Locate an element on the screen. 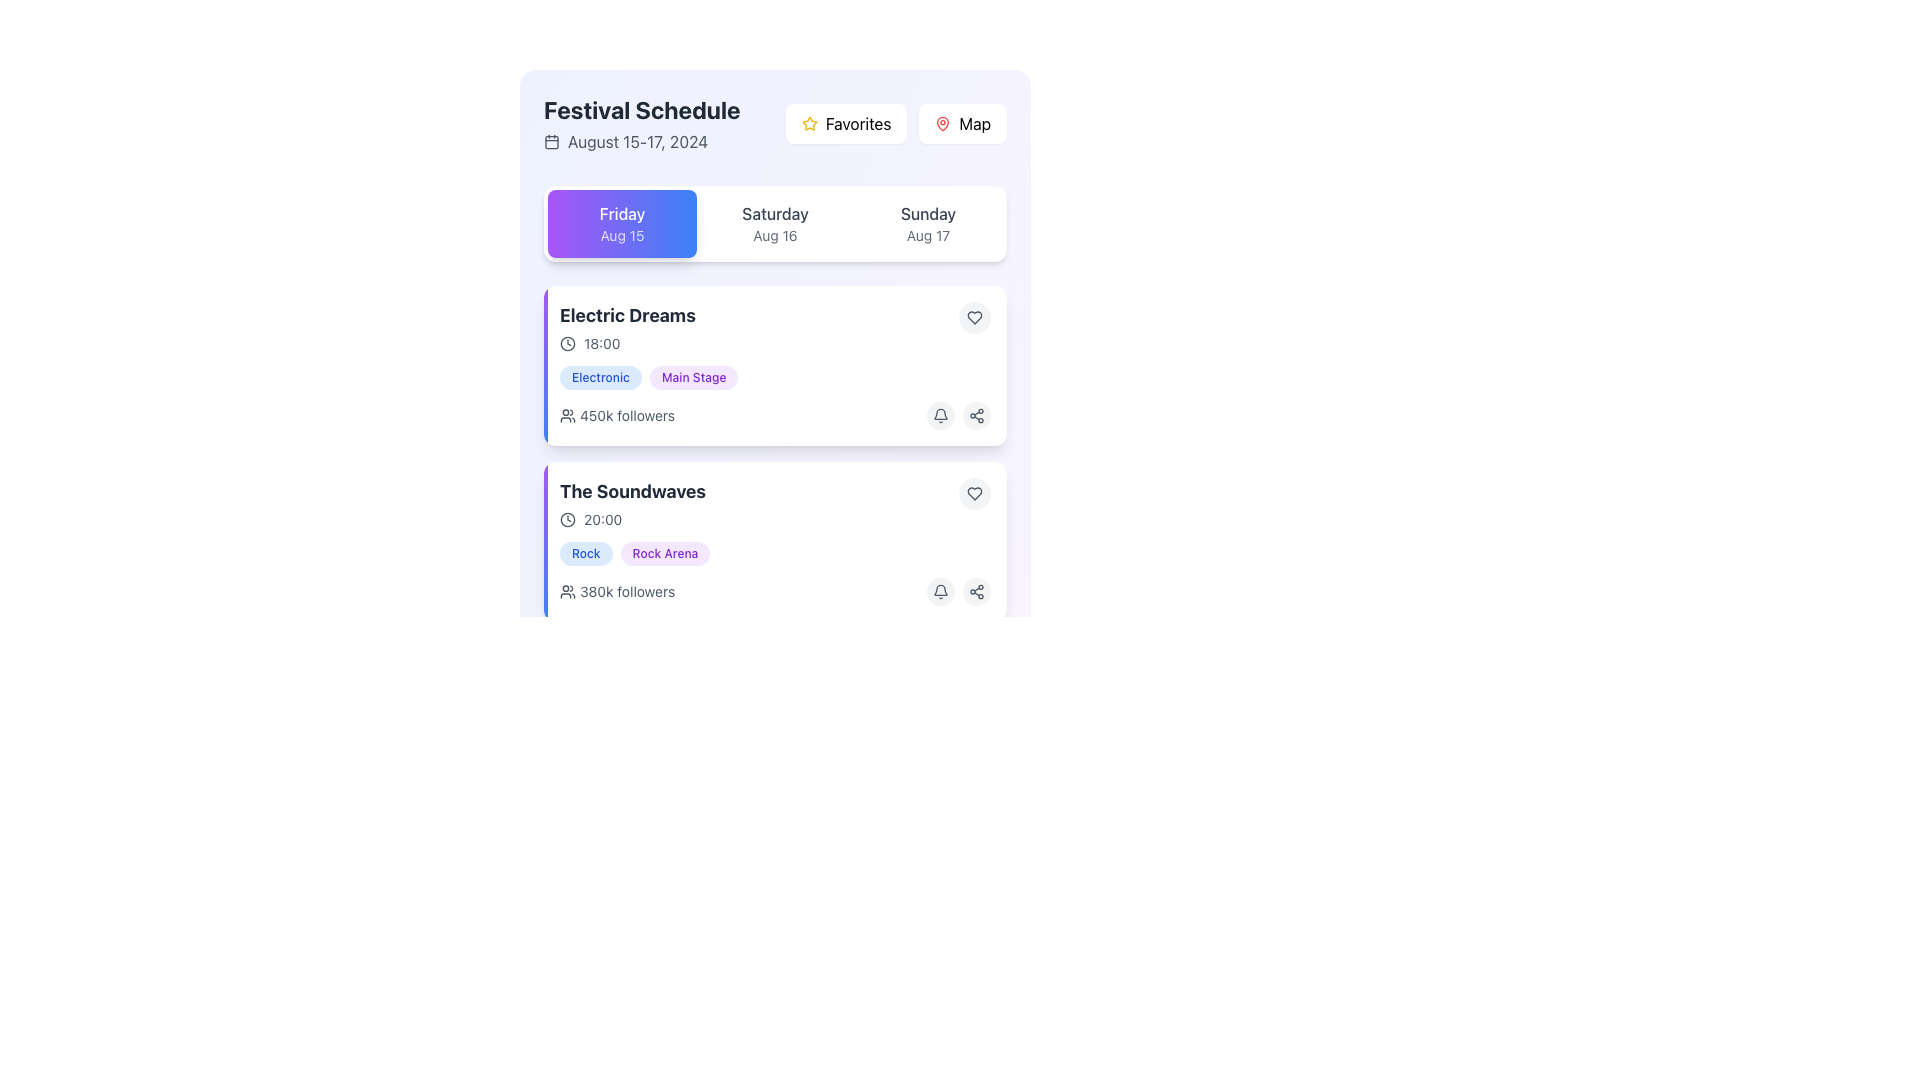 The image size is (1920, 1080). the notification toggle button located in the top-right corner of the 'Electric Dreams' event card is located at coordinates (939, 415).